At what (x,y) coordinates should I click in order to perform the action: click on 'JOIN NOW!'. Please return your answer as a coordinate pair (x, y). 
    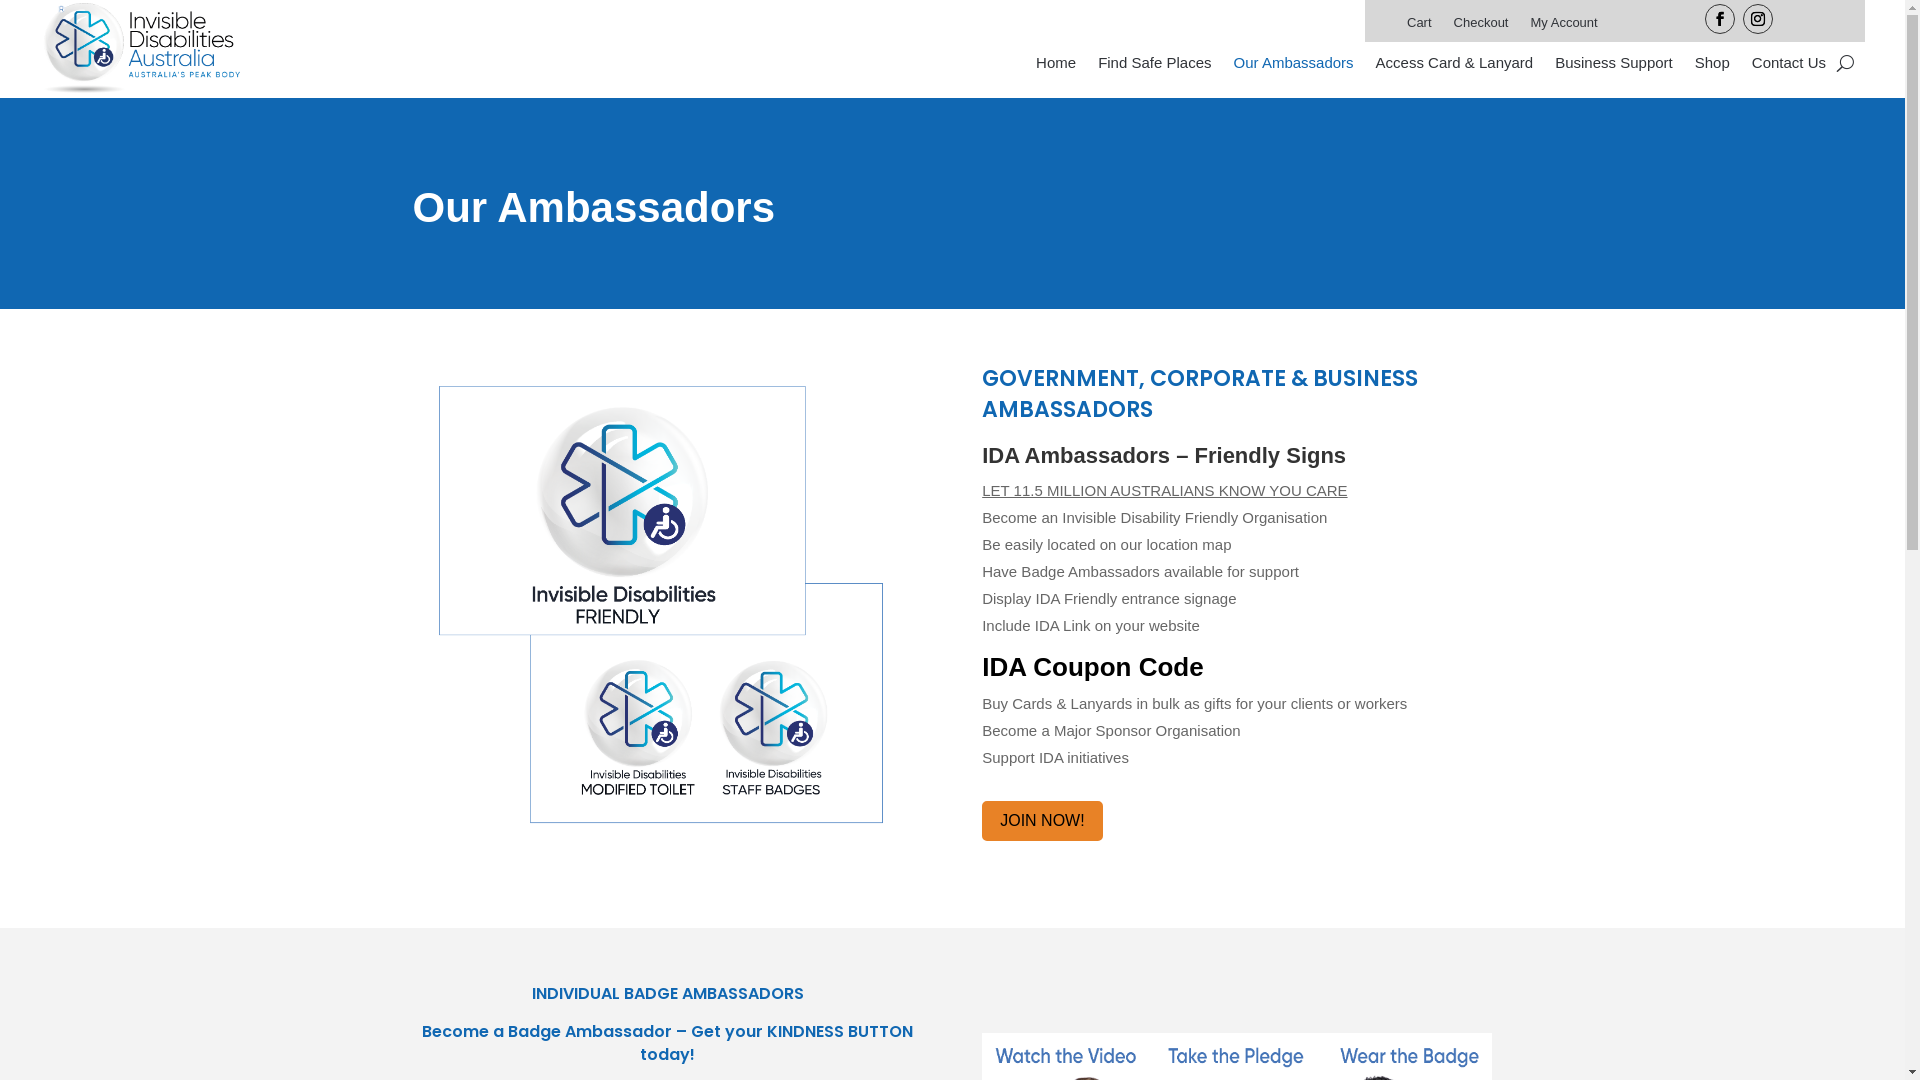
    Looking at the image, I should click on (1040, 821).